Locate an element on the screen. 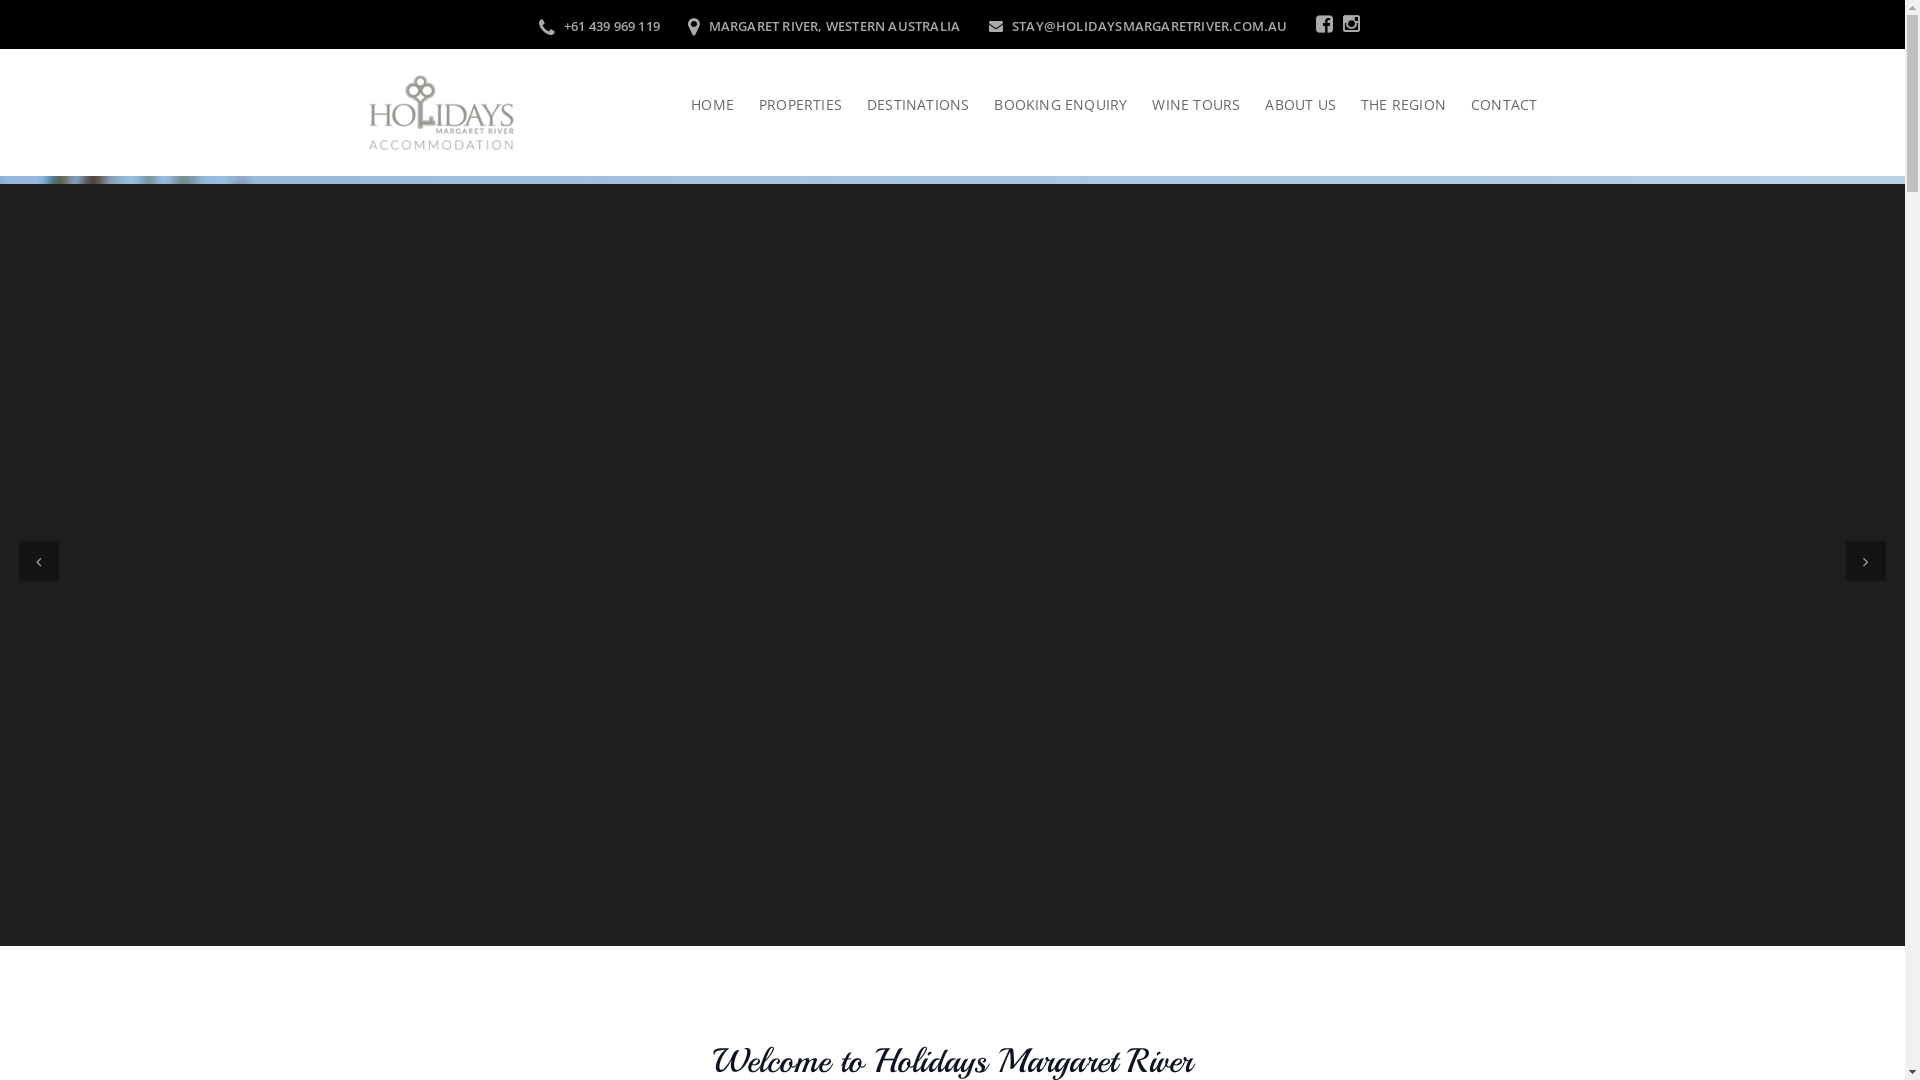 This screenshot has width=1920, height=1080. 'HOME' is located at coordinates (712, 104).